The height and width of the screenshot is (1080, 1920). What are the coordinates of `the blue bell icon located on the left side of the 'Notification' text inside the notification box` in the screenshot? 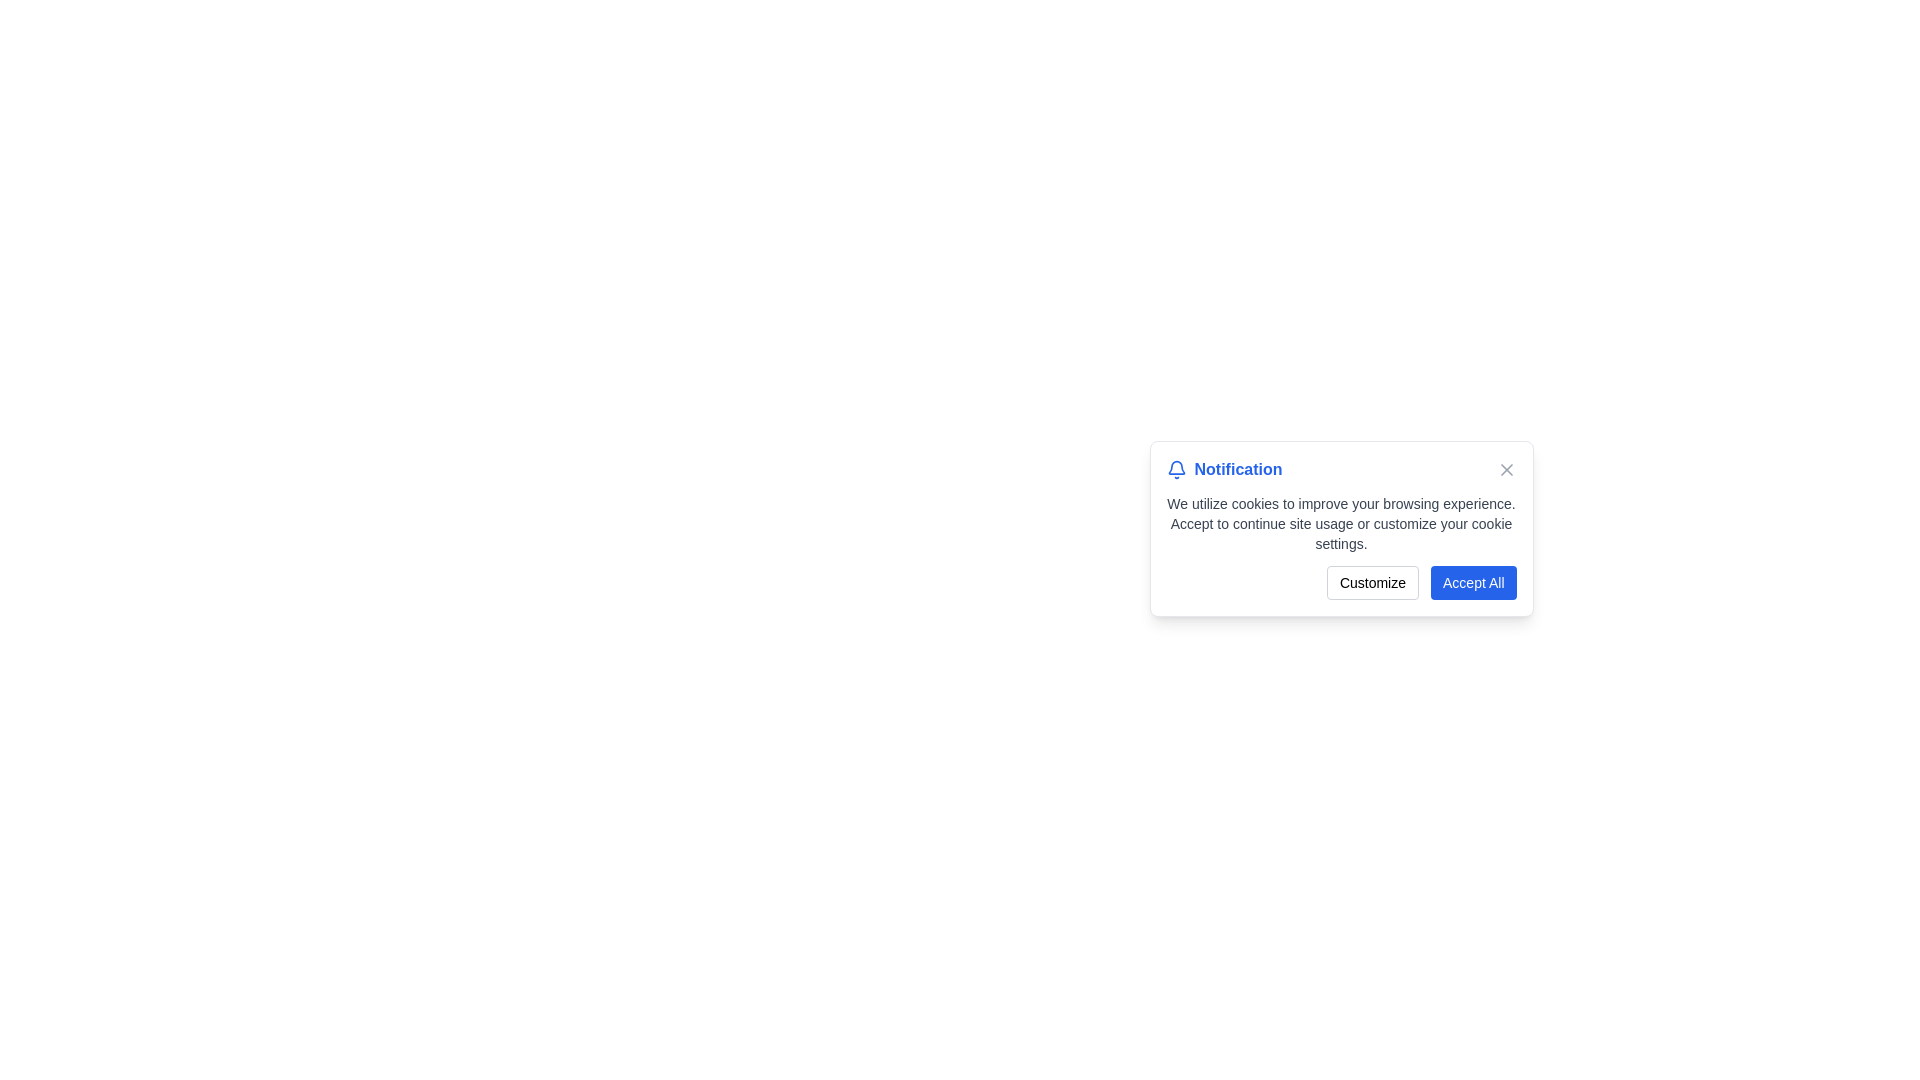 It's located at (1176, 470).